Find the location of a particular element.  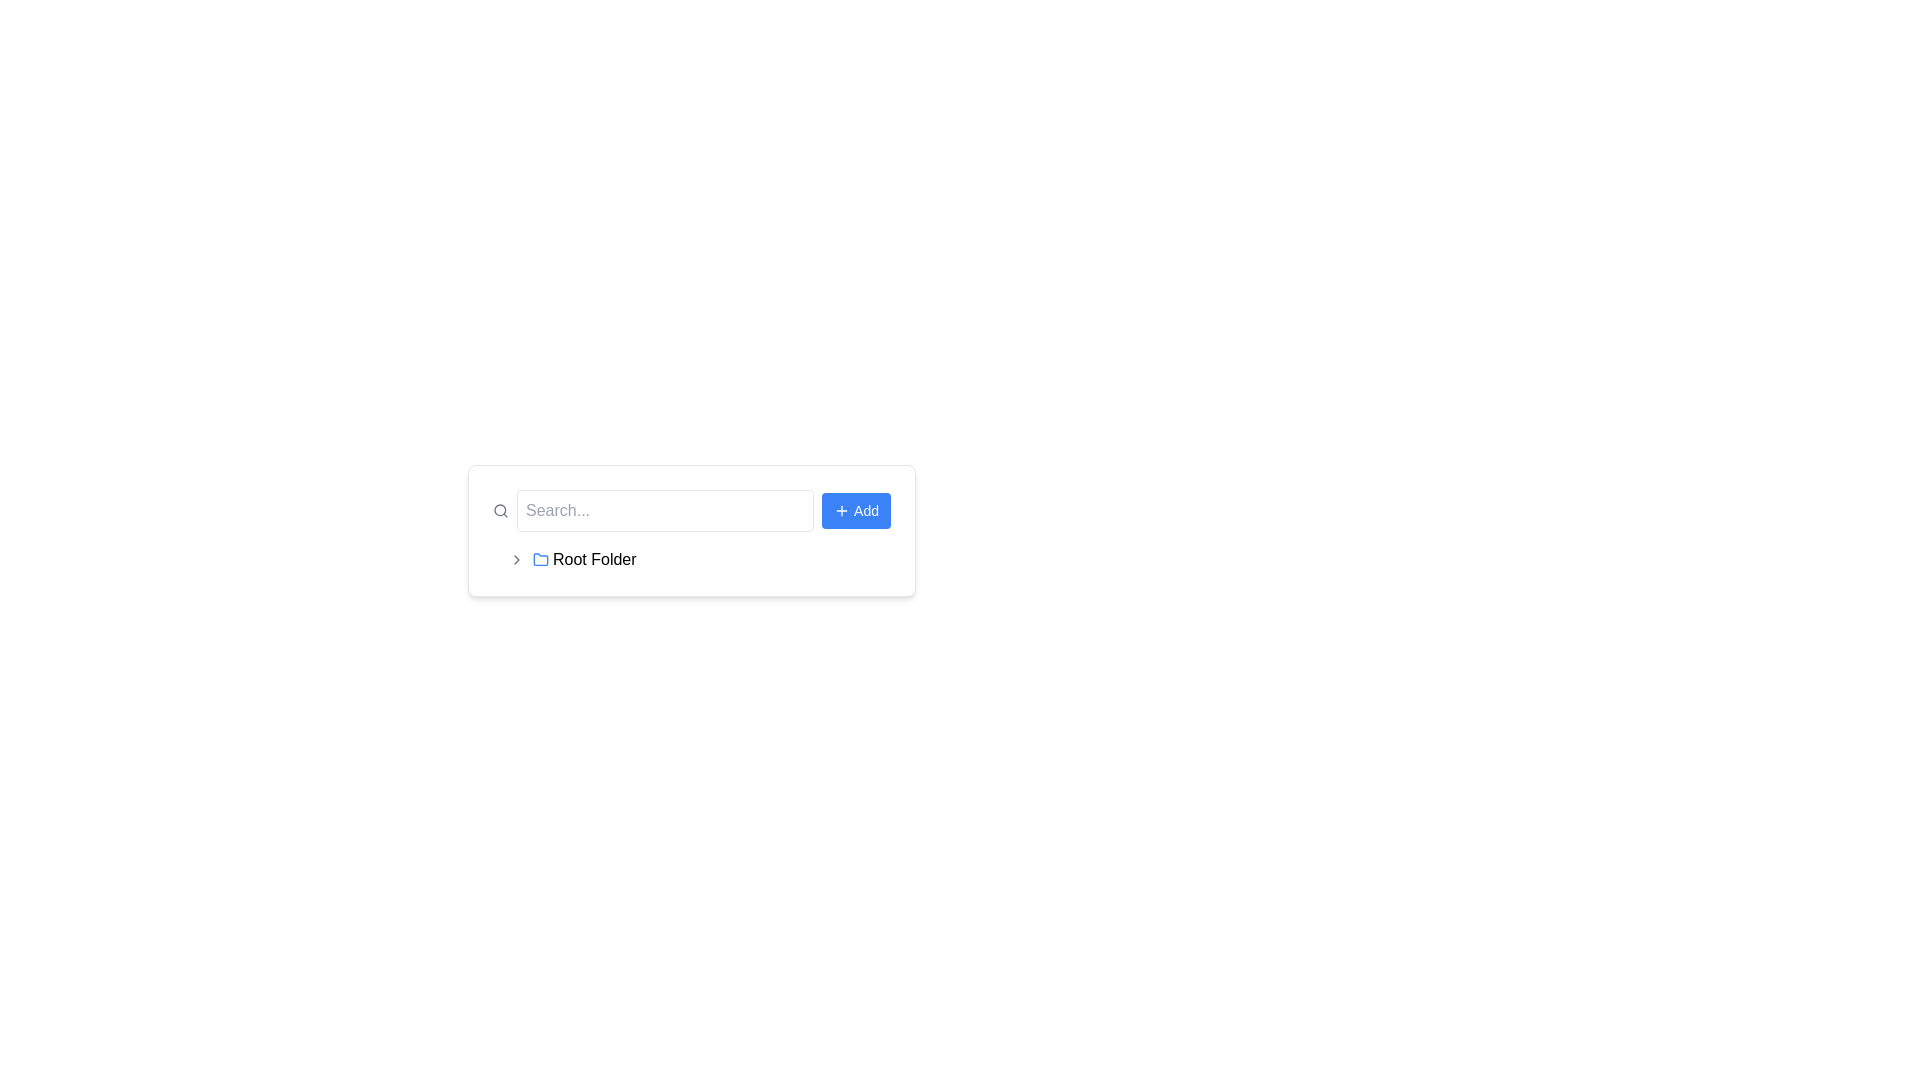

the lens of the magnifying glass icon, which is part of the search icon located in the toolbar is located at coordinates (500, 509).